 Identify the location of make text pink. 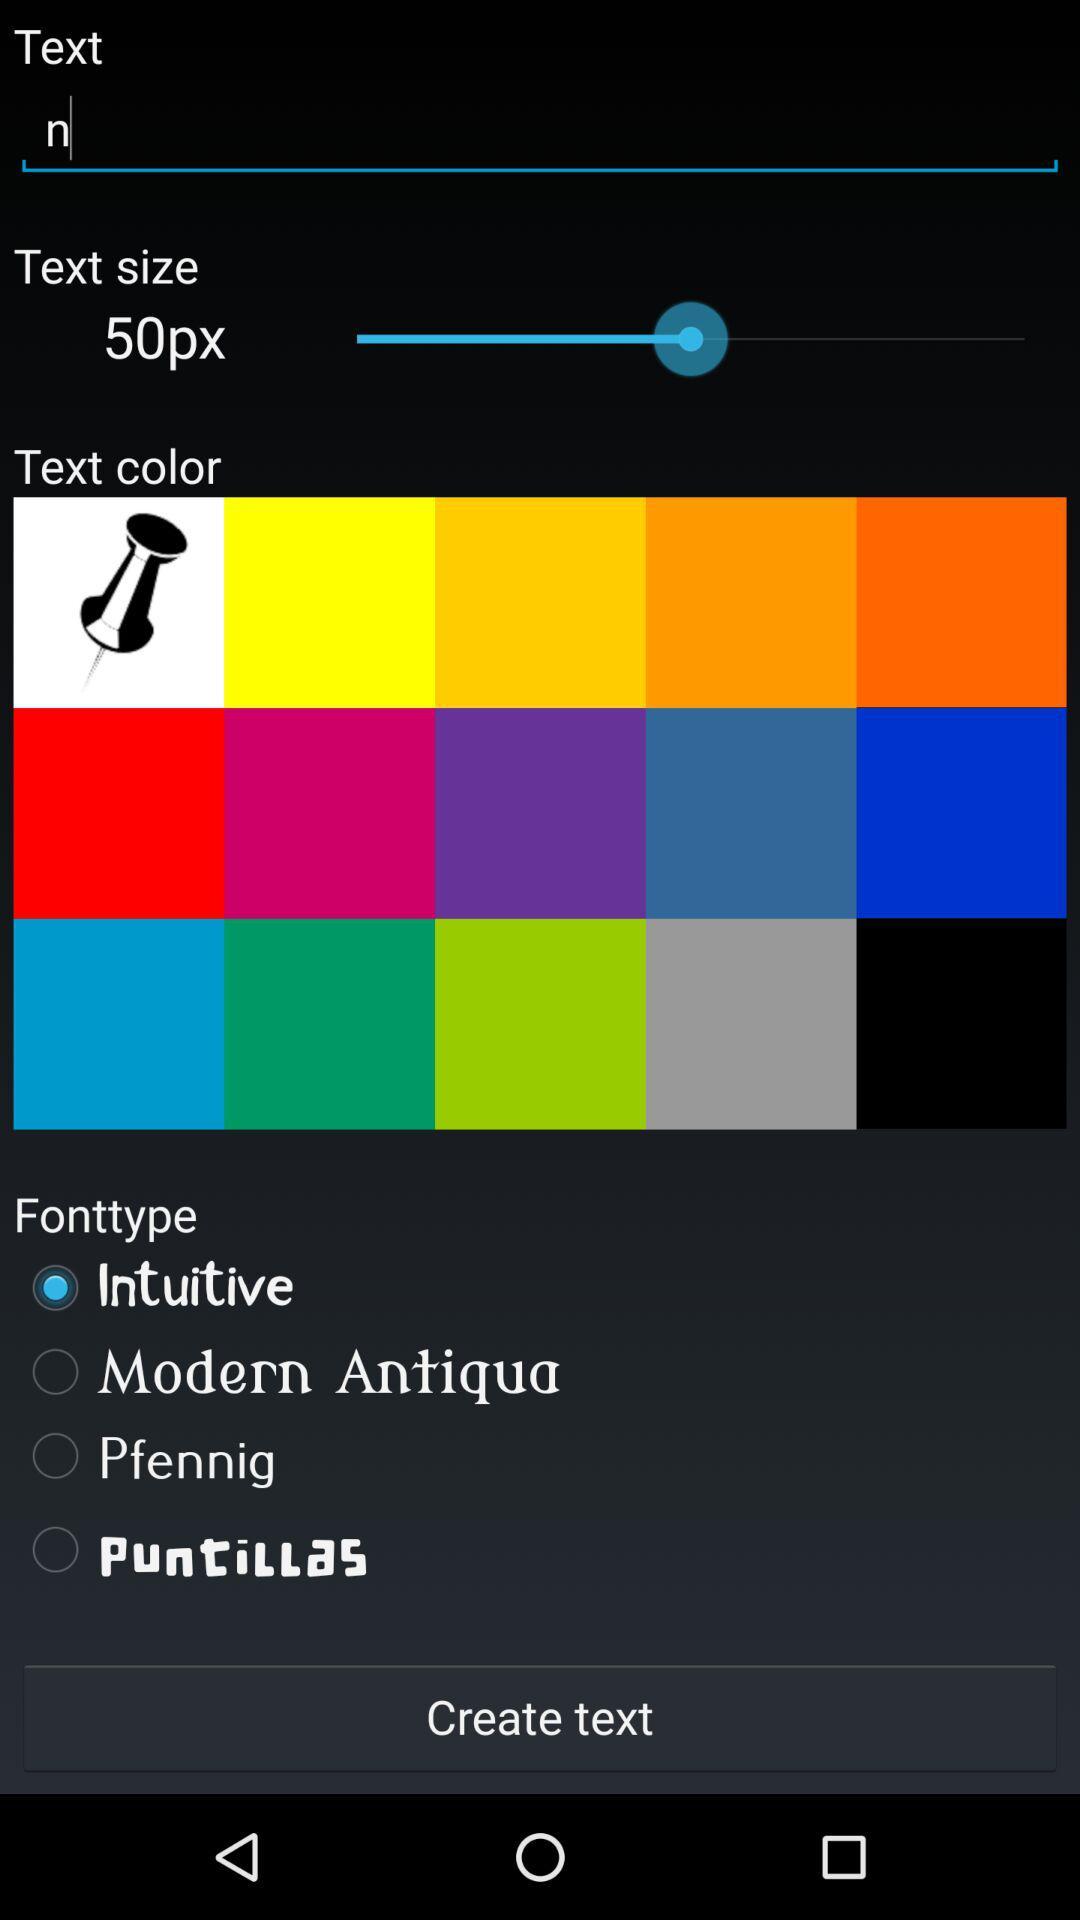
(328, 813).